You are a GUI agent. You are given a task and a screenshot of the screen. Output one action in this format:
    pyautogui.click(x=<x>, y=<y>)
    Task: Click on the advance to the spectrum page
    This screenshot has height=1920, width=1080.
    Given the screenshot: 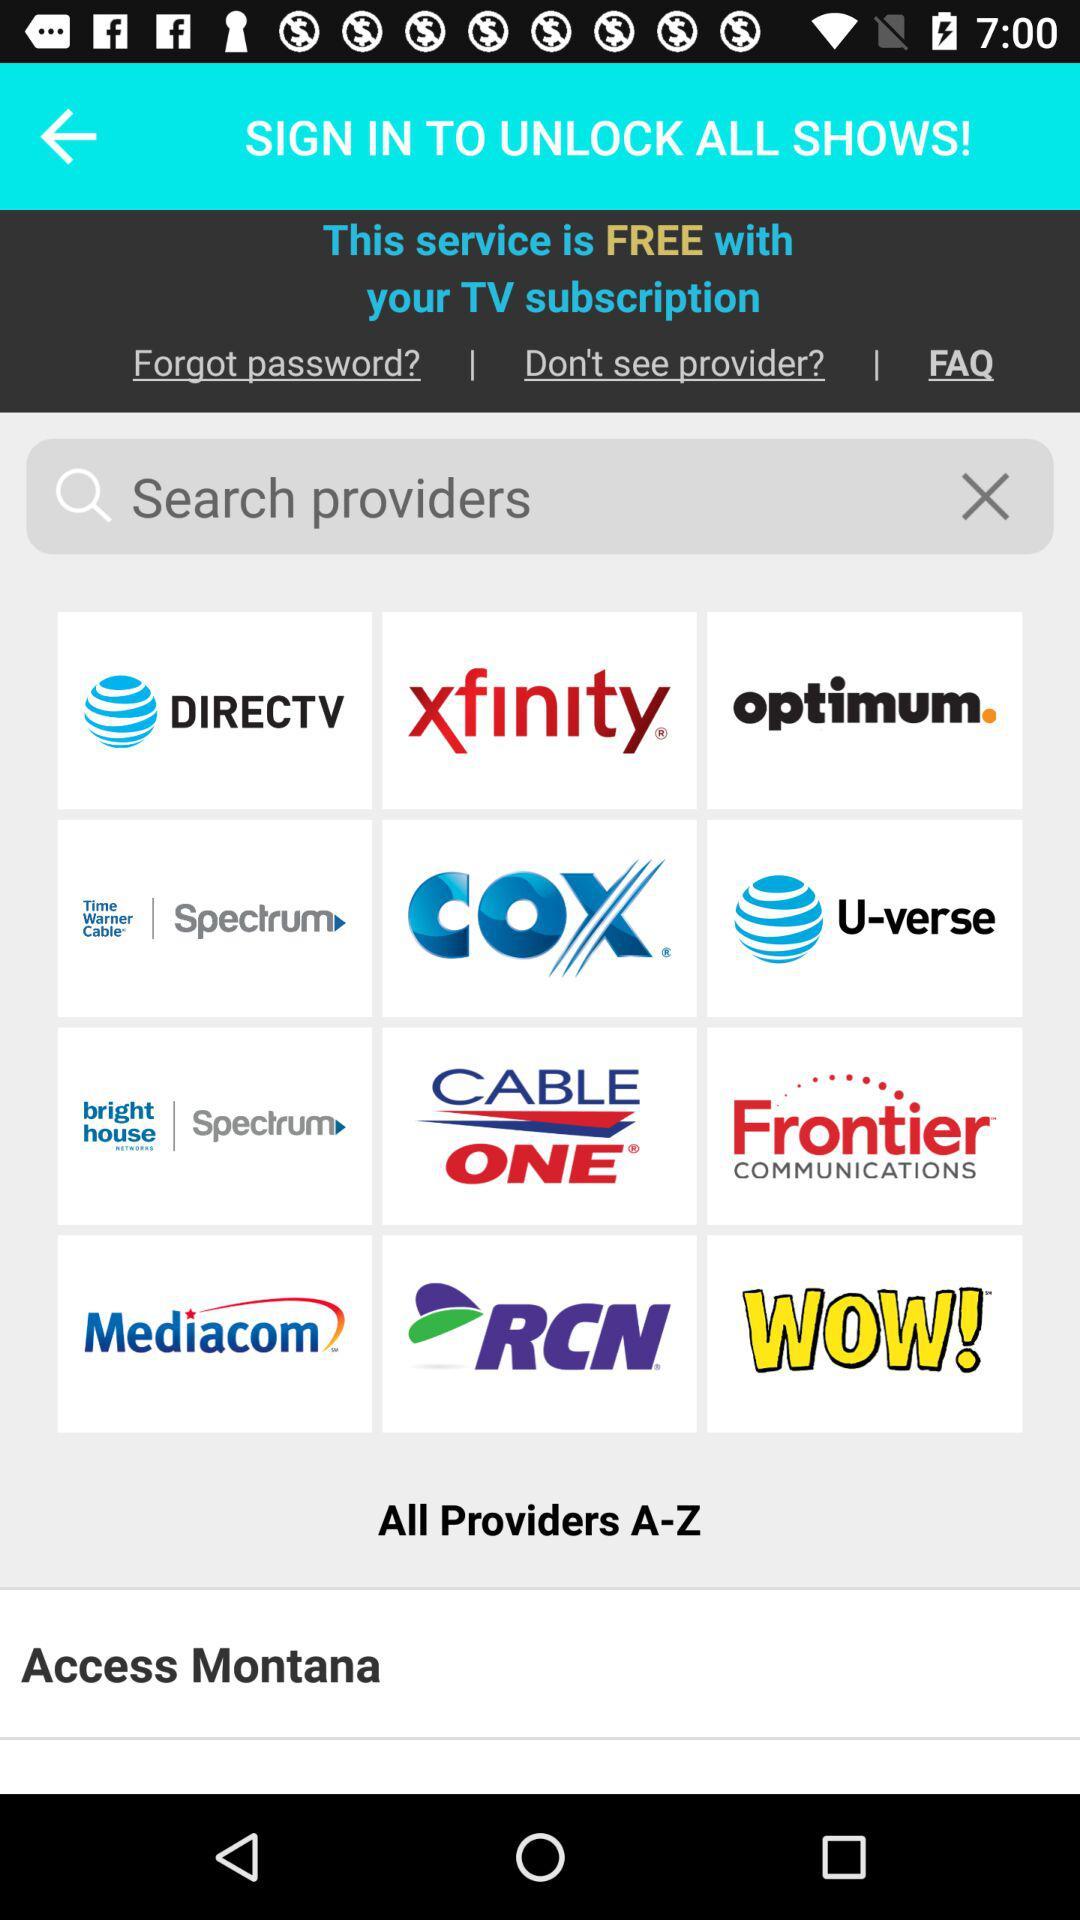 What is the action you would take?
    pyautogui.click(x=214, y=917)
    